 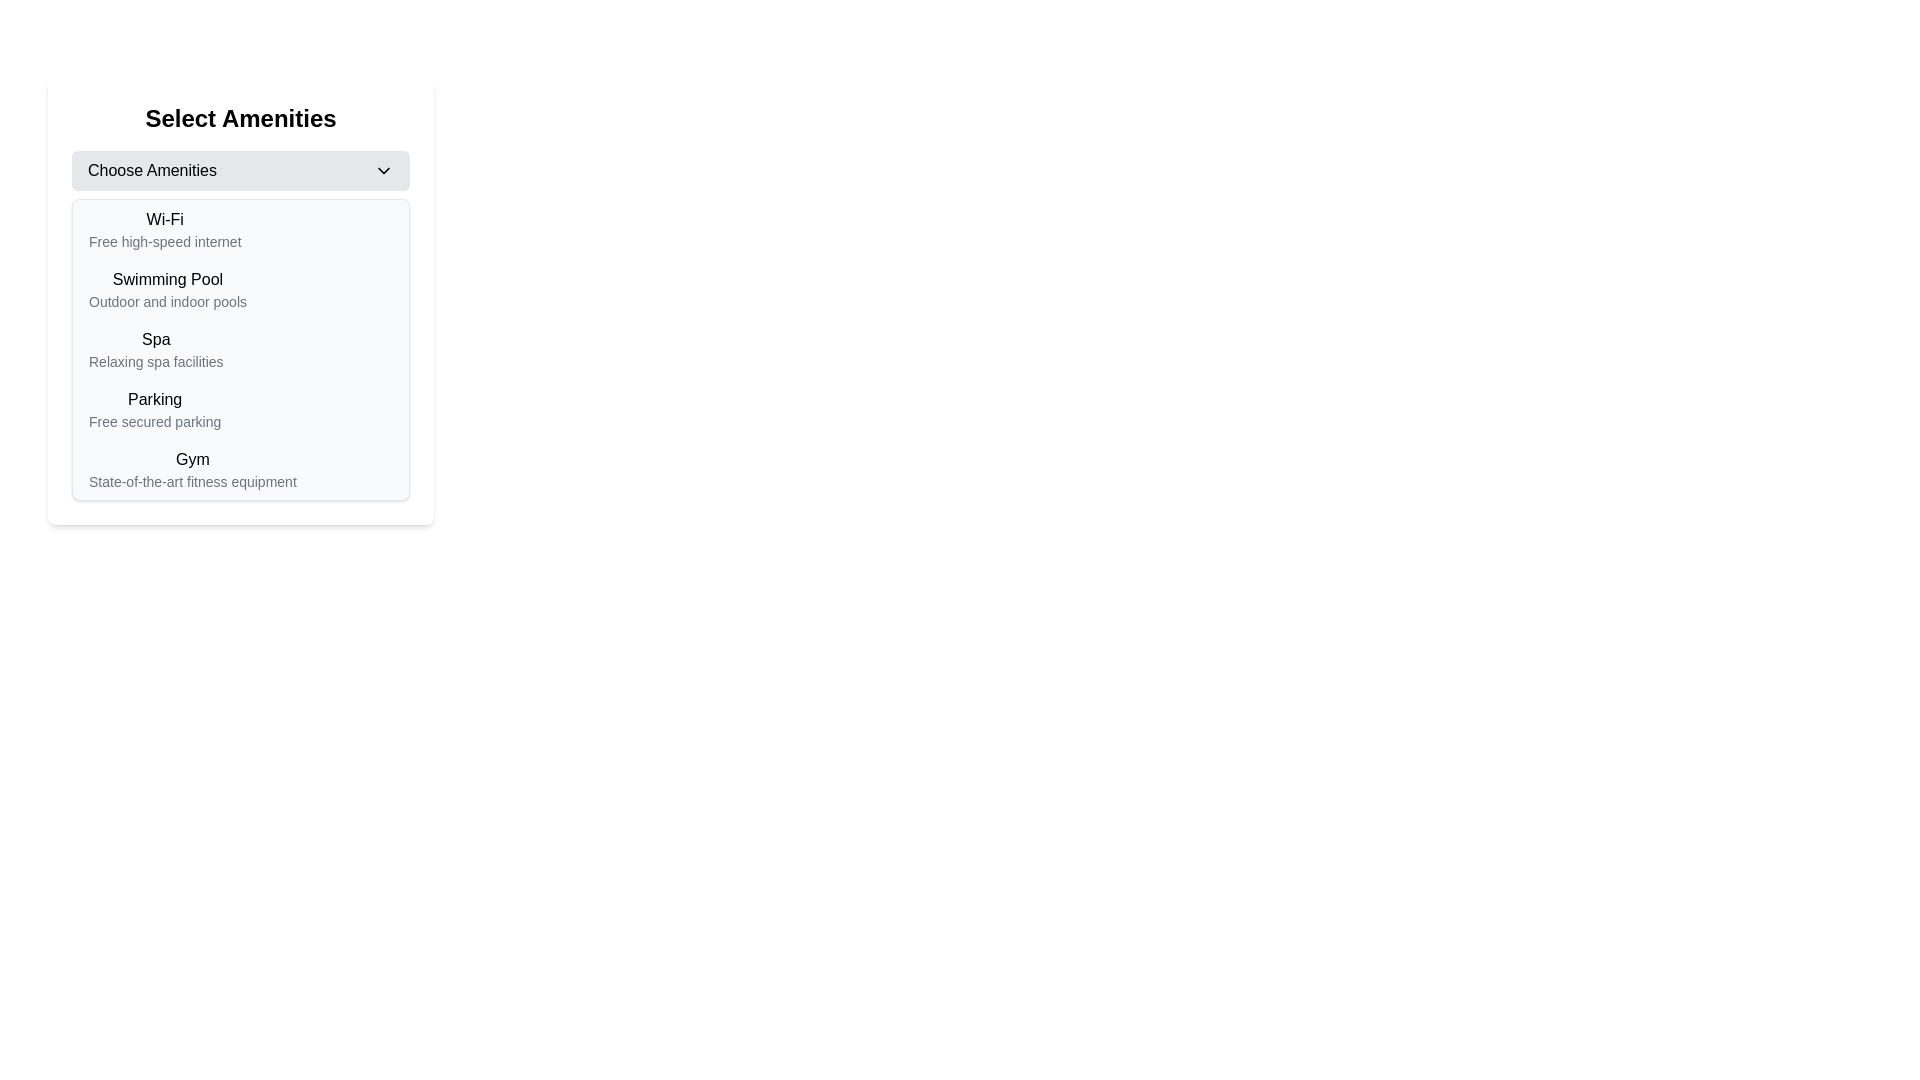 What do you see at coordinates (240, 349) in the screenshot?
I see `the third list item displaying information about the availability of relaxing spa facilities in the amenities list for interaction` at bounding box center [240, 349].